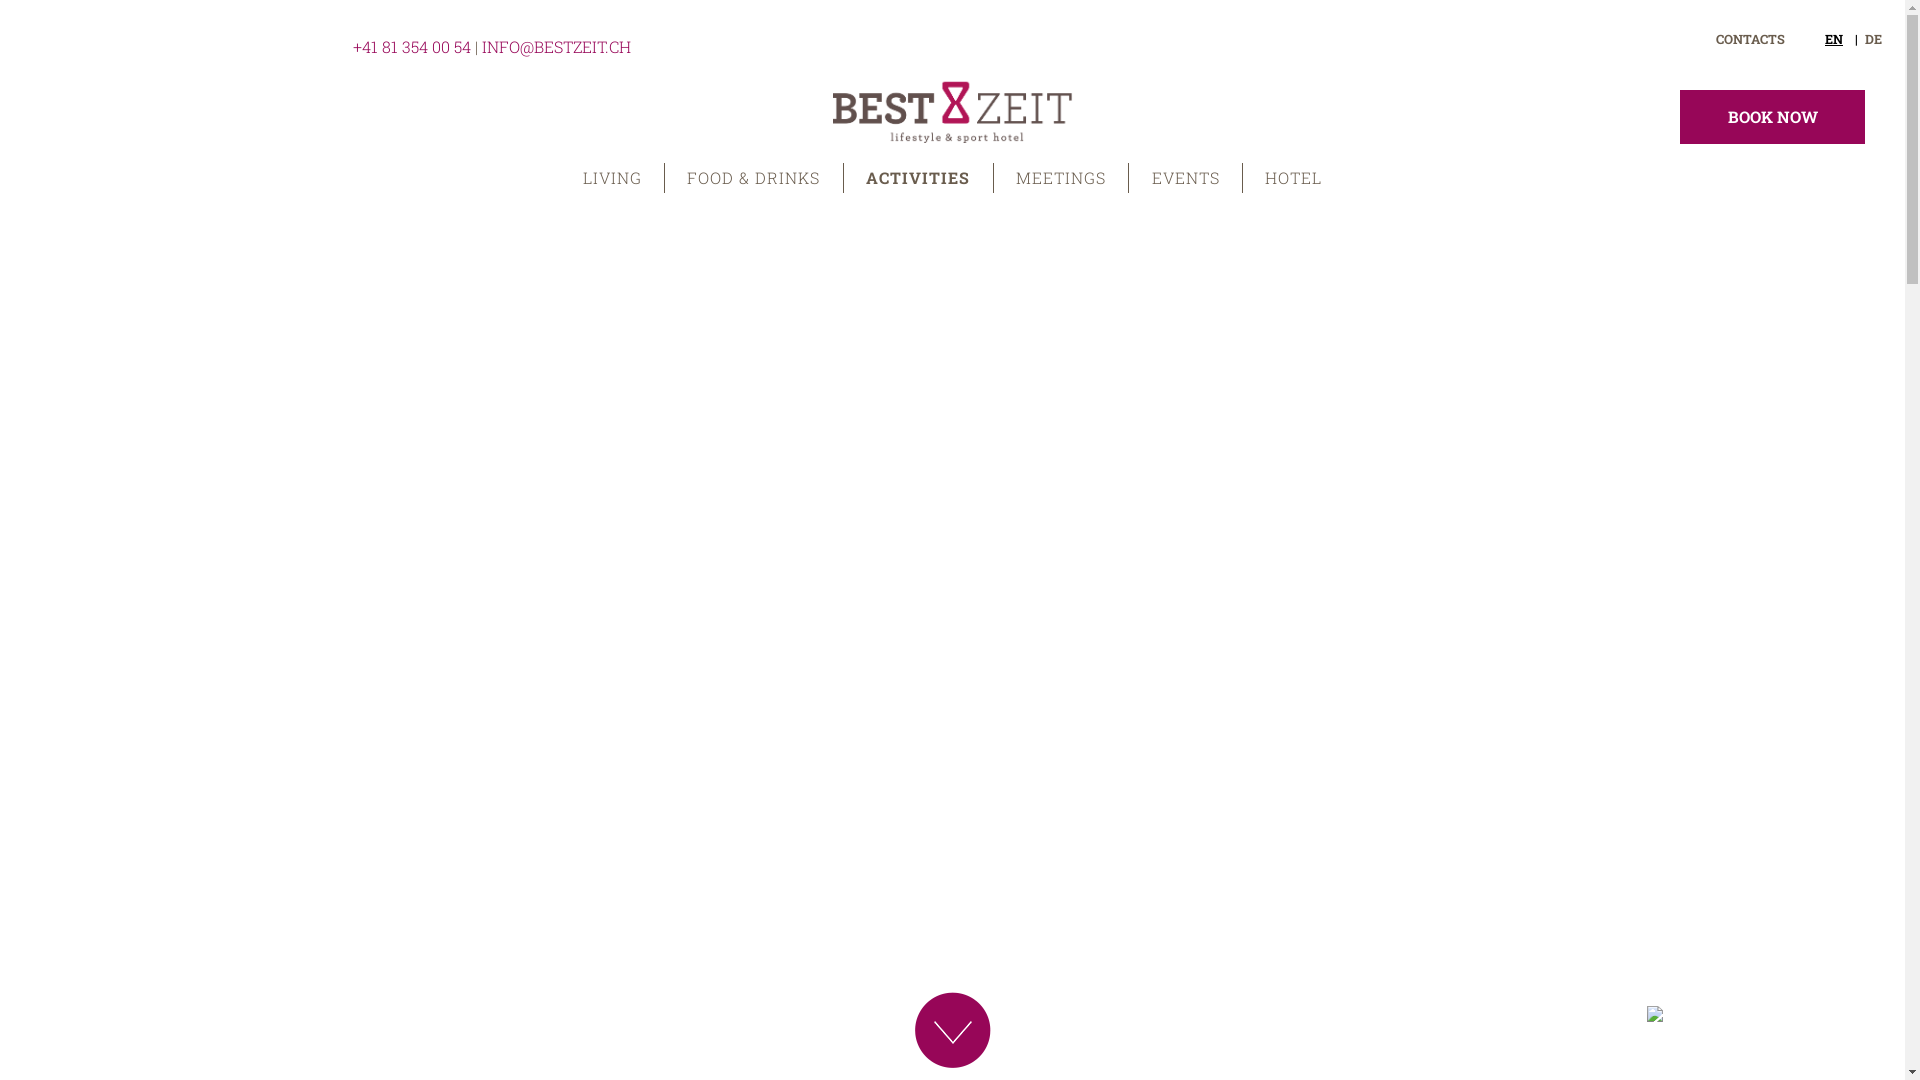 The height and width of the screenshot is (1080, 1920). What do you see at coordinates (753, 176) in the screenshot?
I see `'FOOD & DRINKS'` at bounding box center [753, 176].